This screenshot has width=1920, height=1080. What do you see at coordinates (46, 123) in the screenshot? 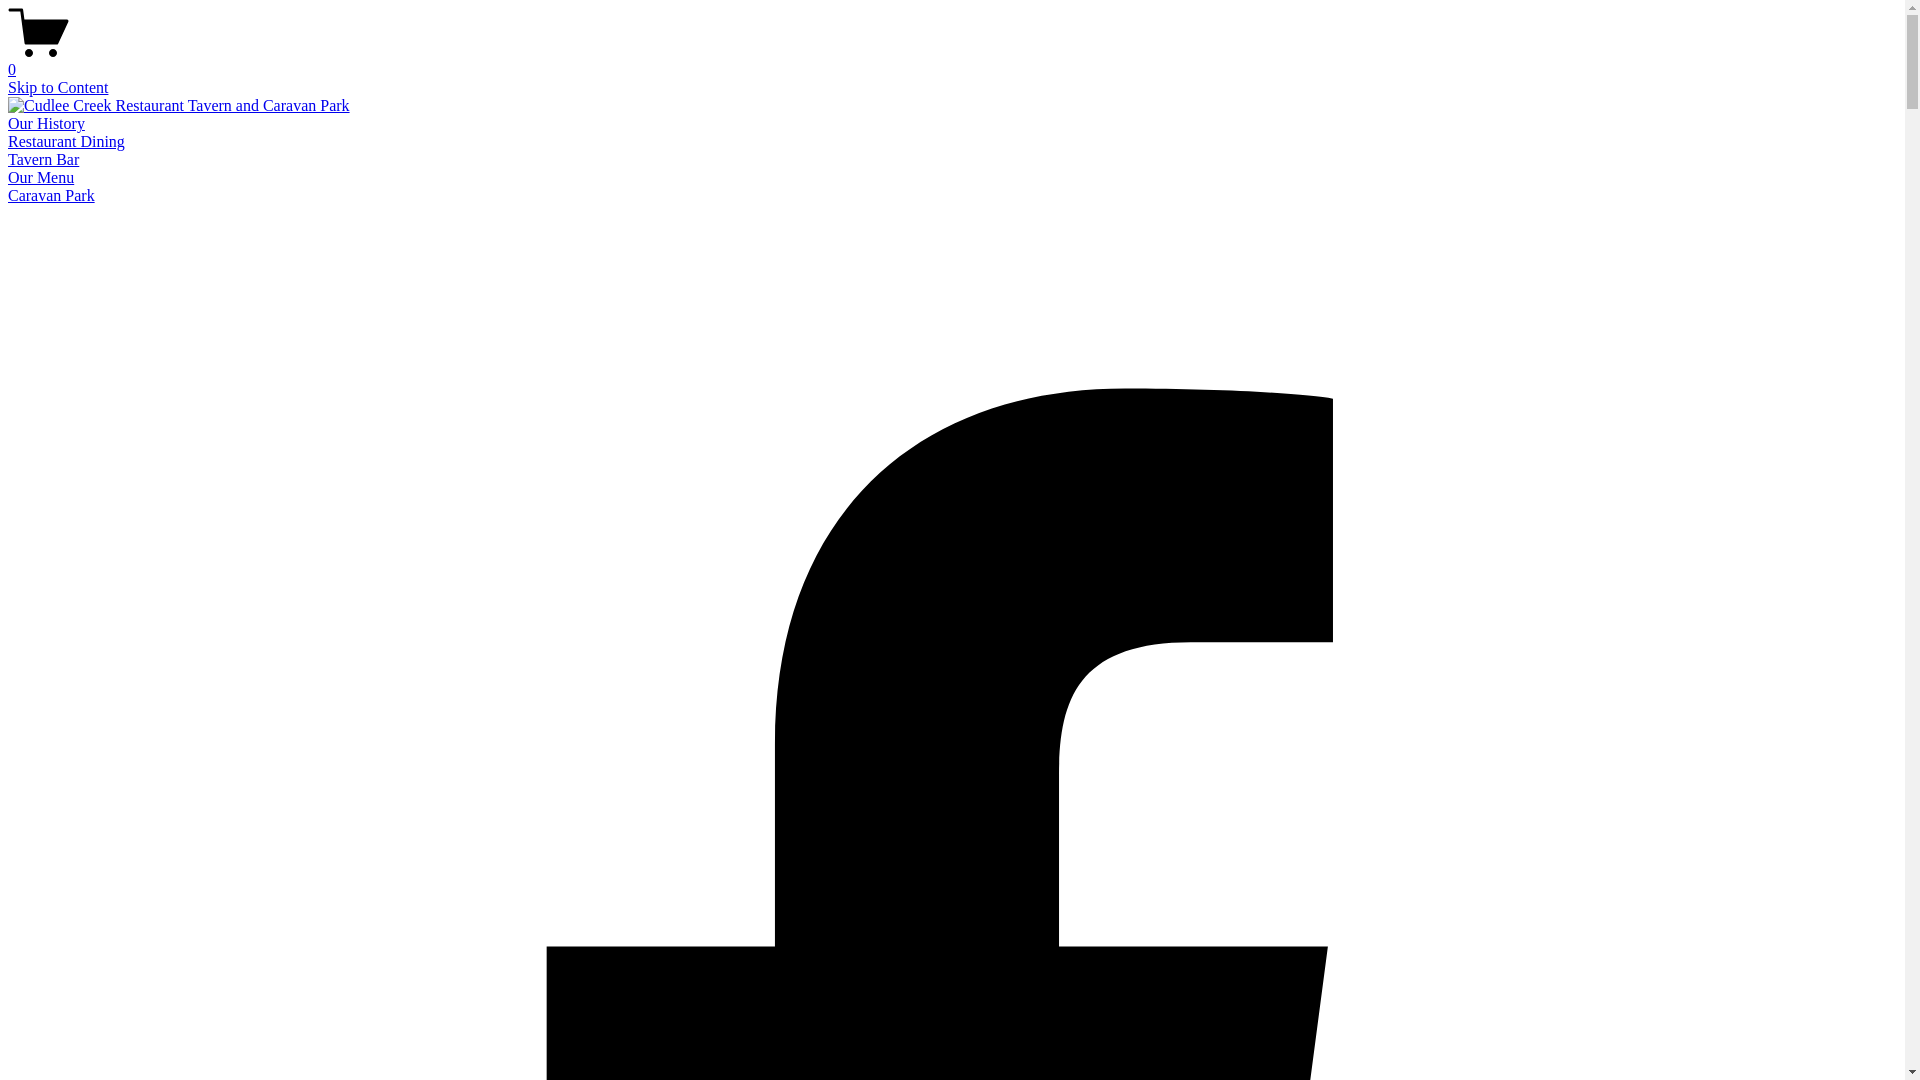
I see `'Our History'` at bounding box center [46, 123].